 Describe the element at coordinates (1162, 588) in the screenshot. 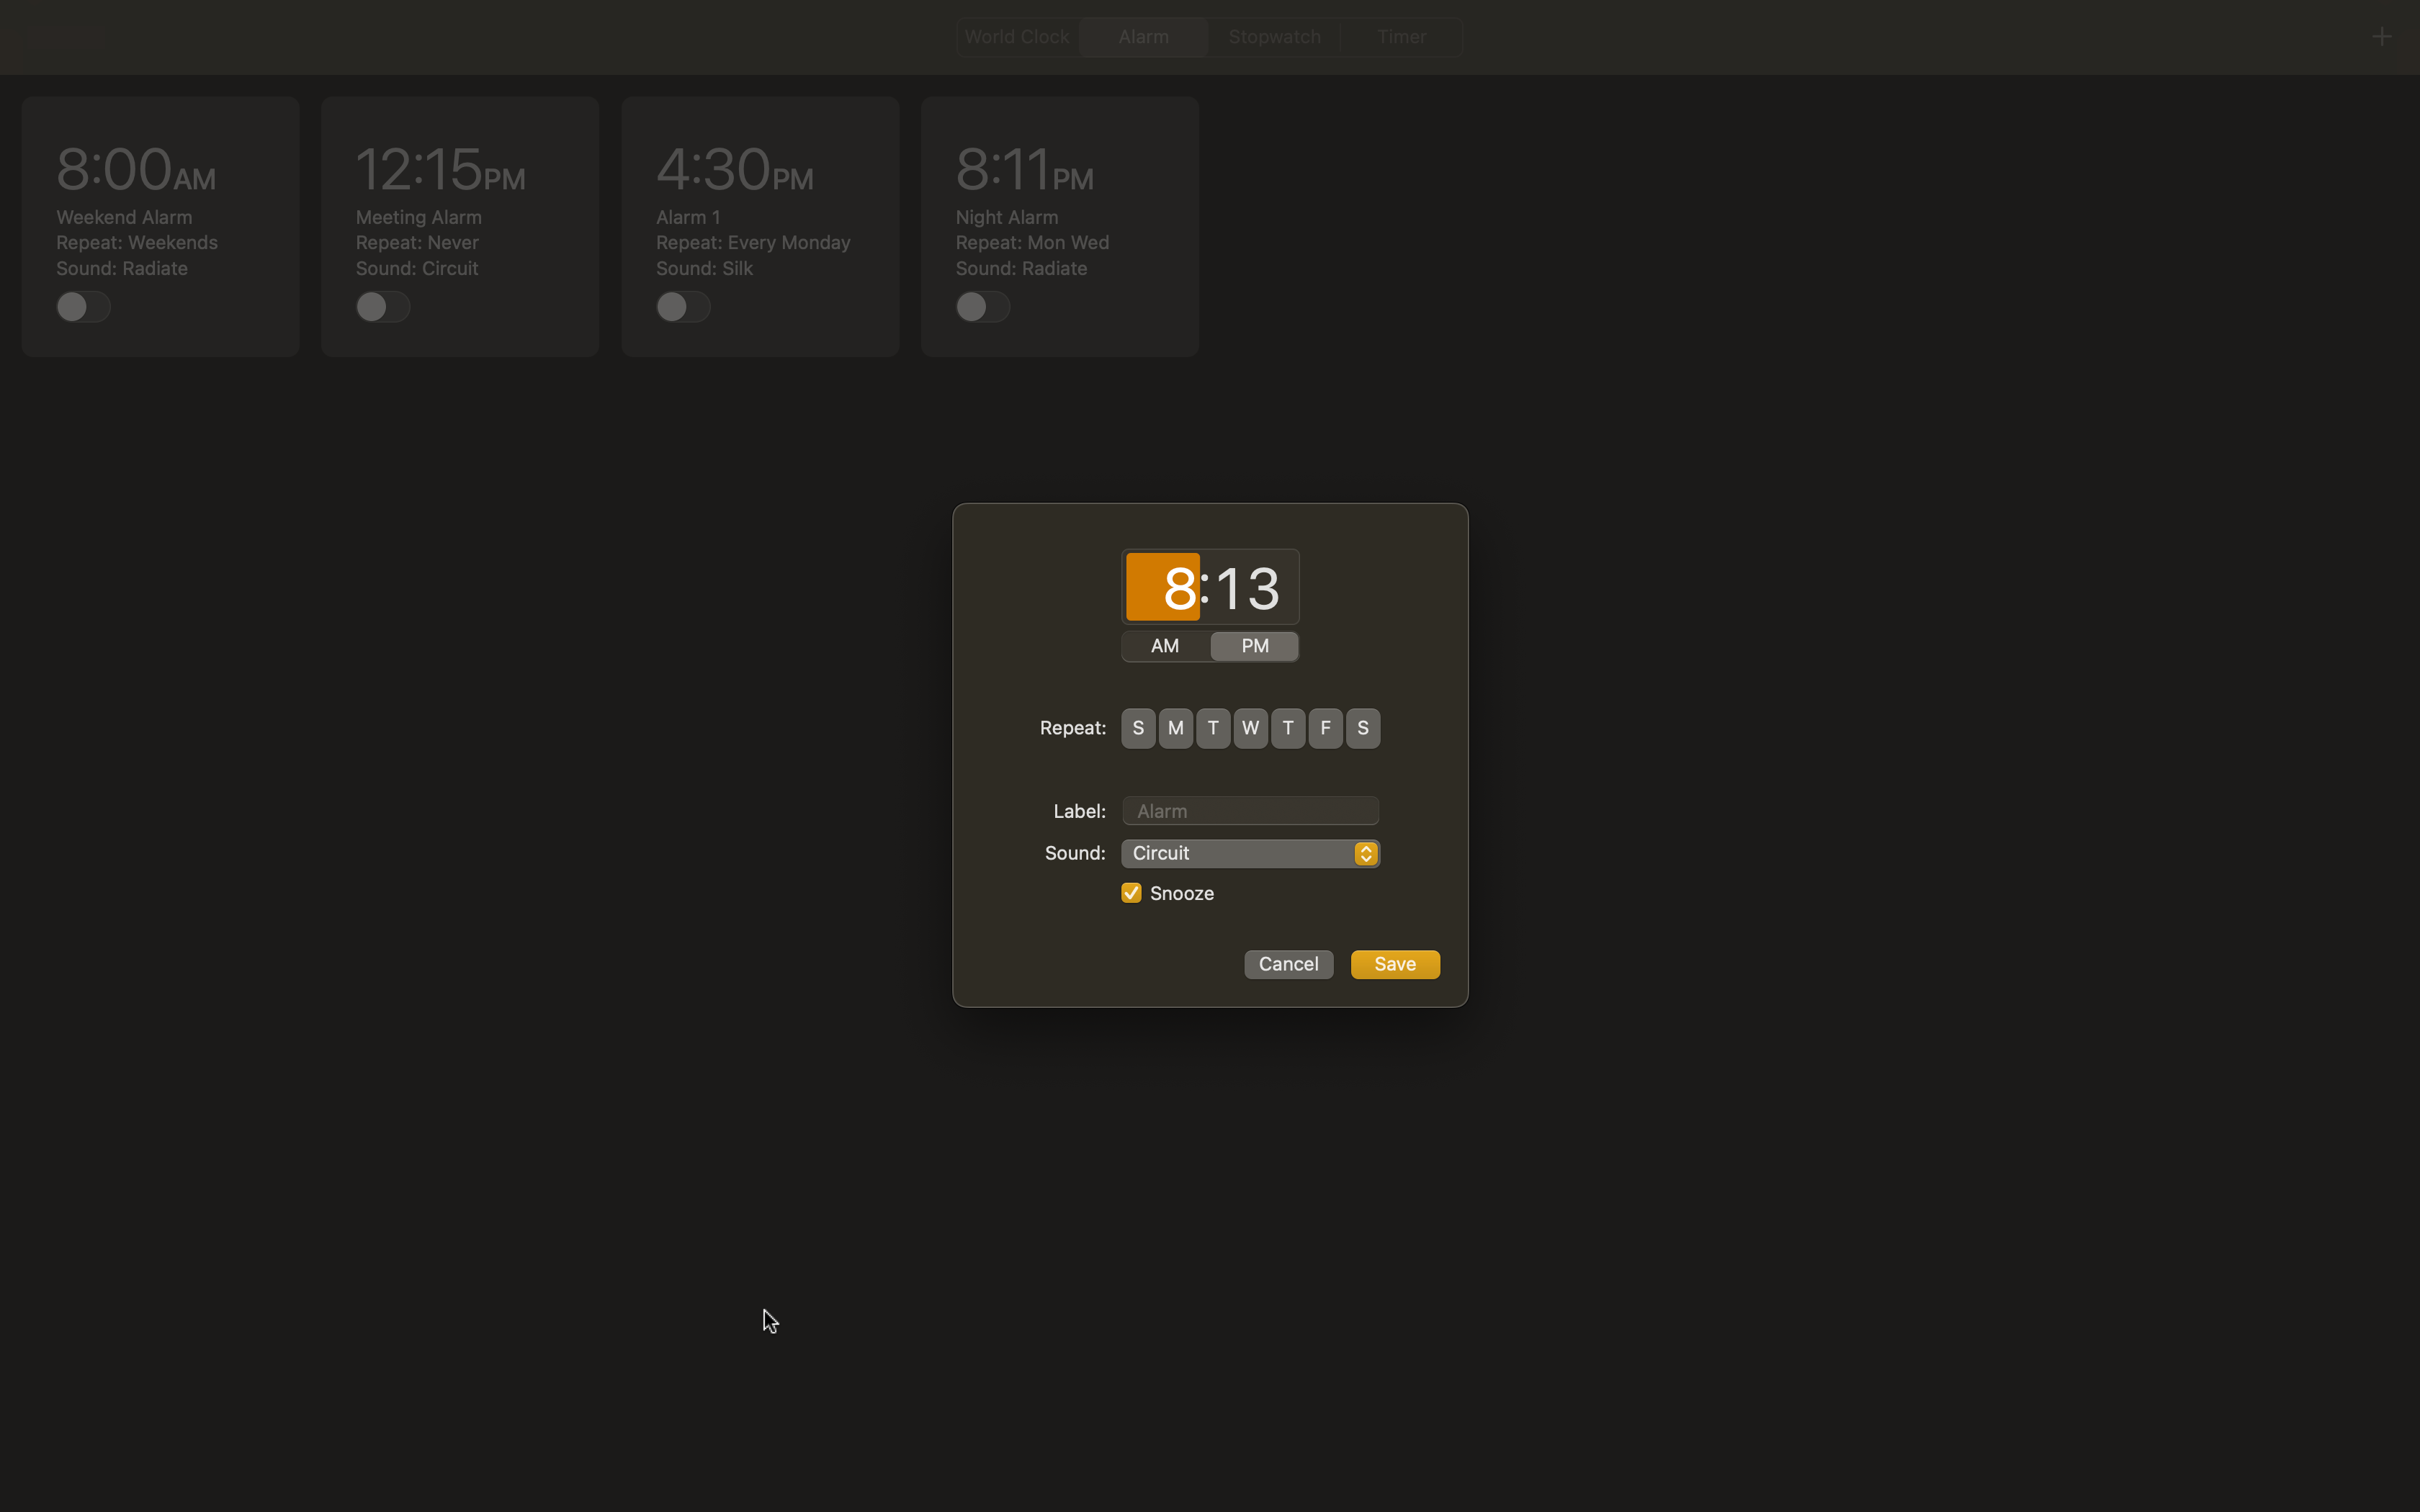

I see `Input "02" for hours and "00" for minutes` at that location.